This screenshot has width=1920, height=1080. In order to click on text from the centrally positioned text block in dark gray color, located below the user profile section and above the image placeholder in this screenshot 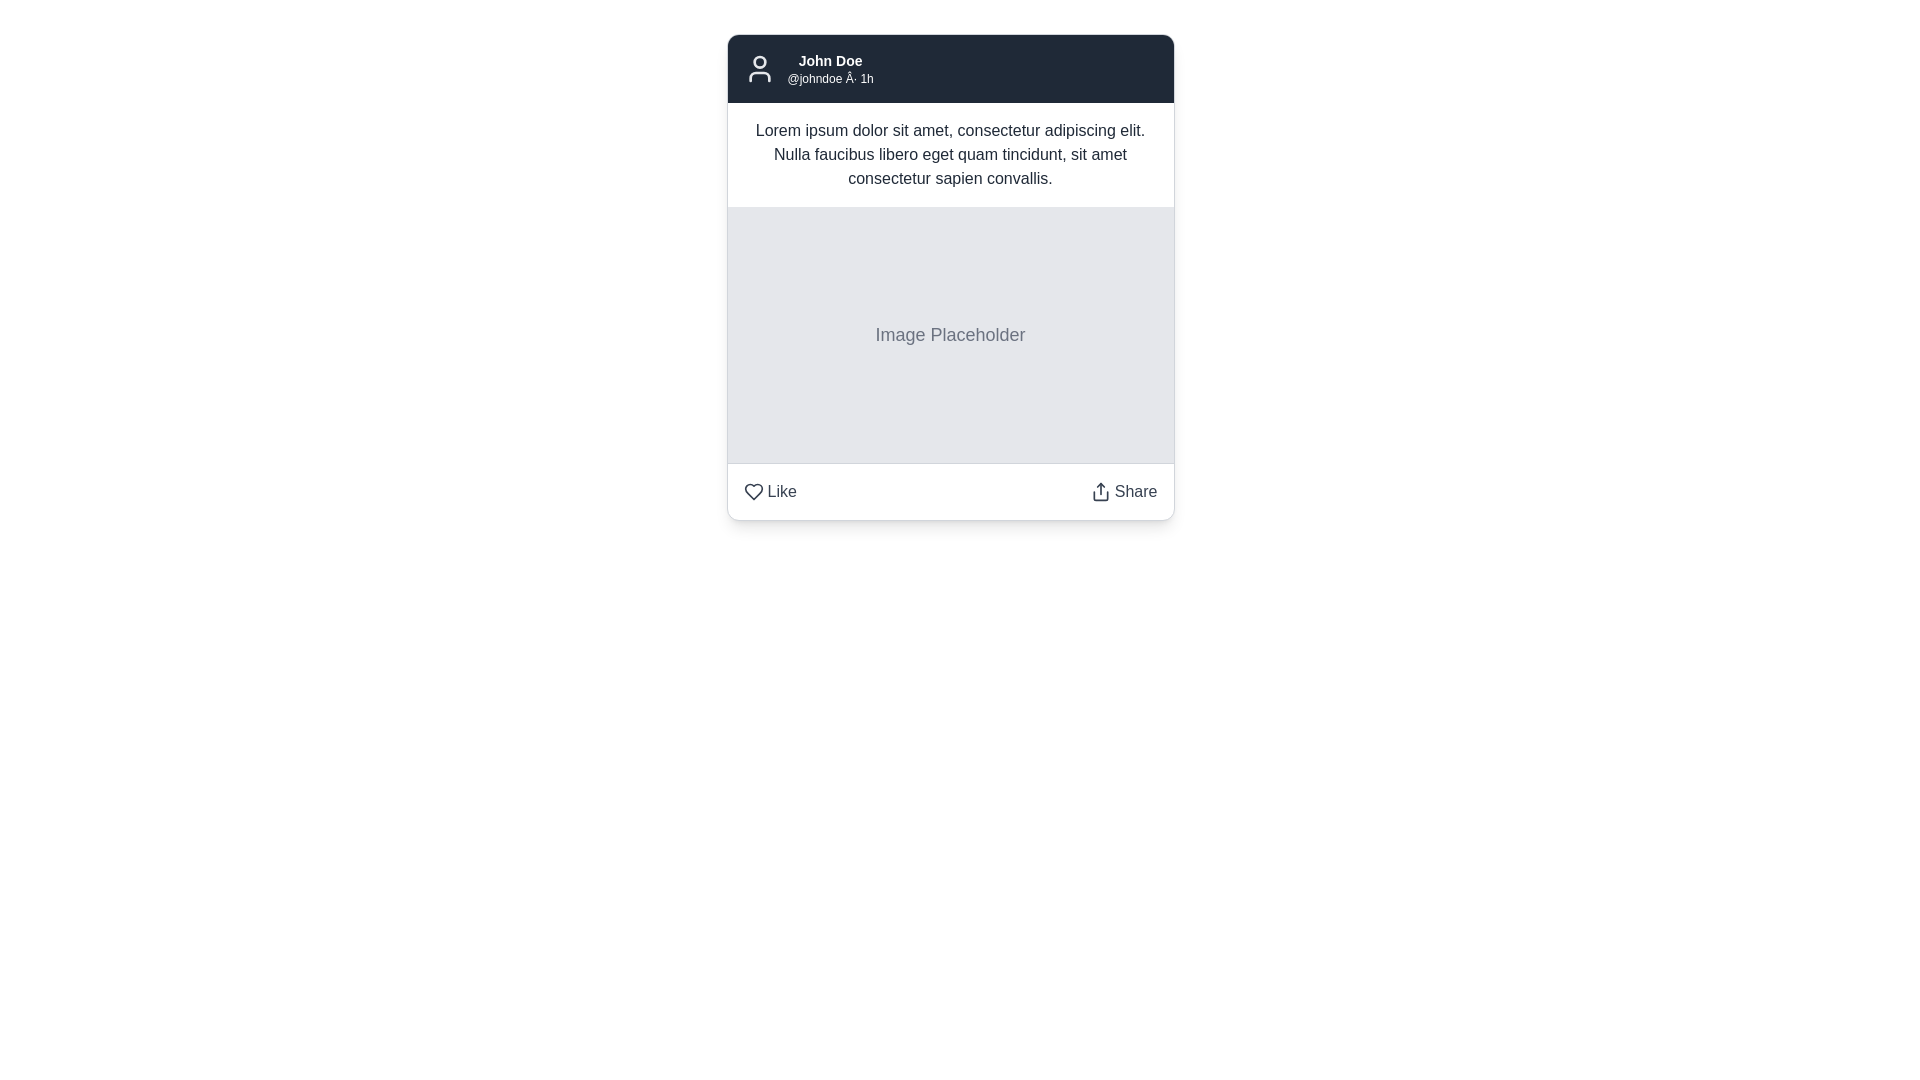, I will do `click(949, 153)`.